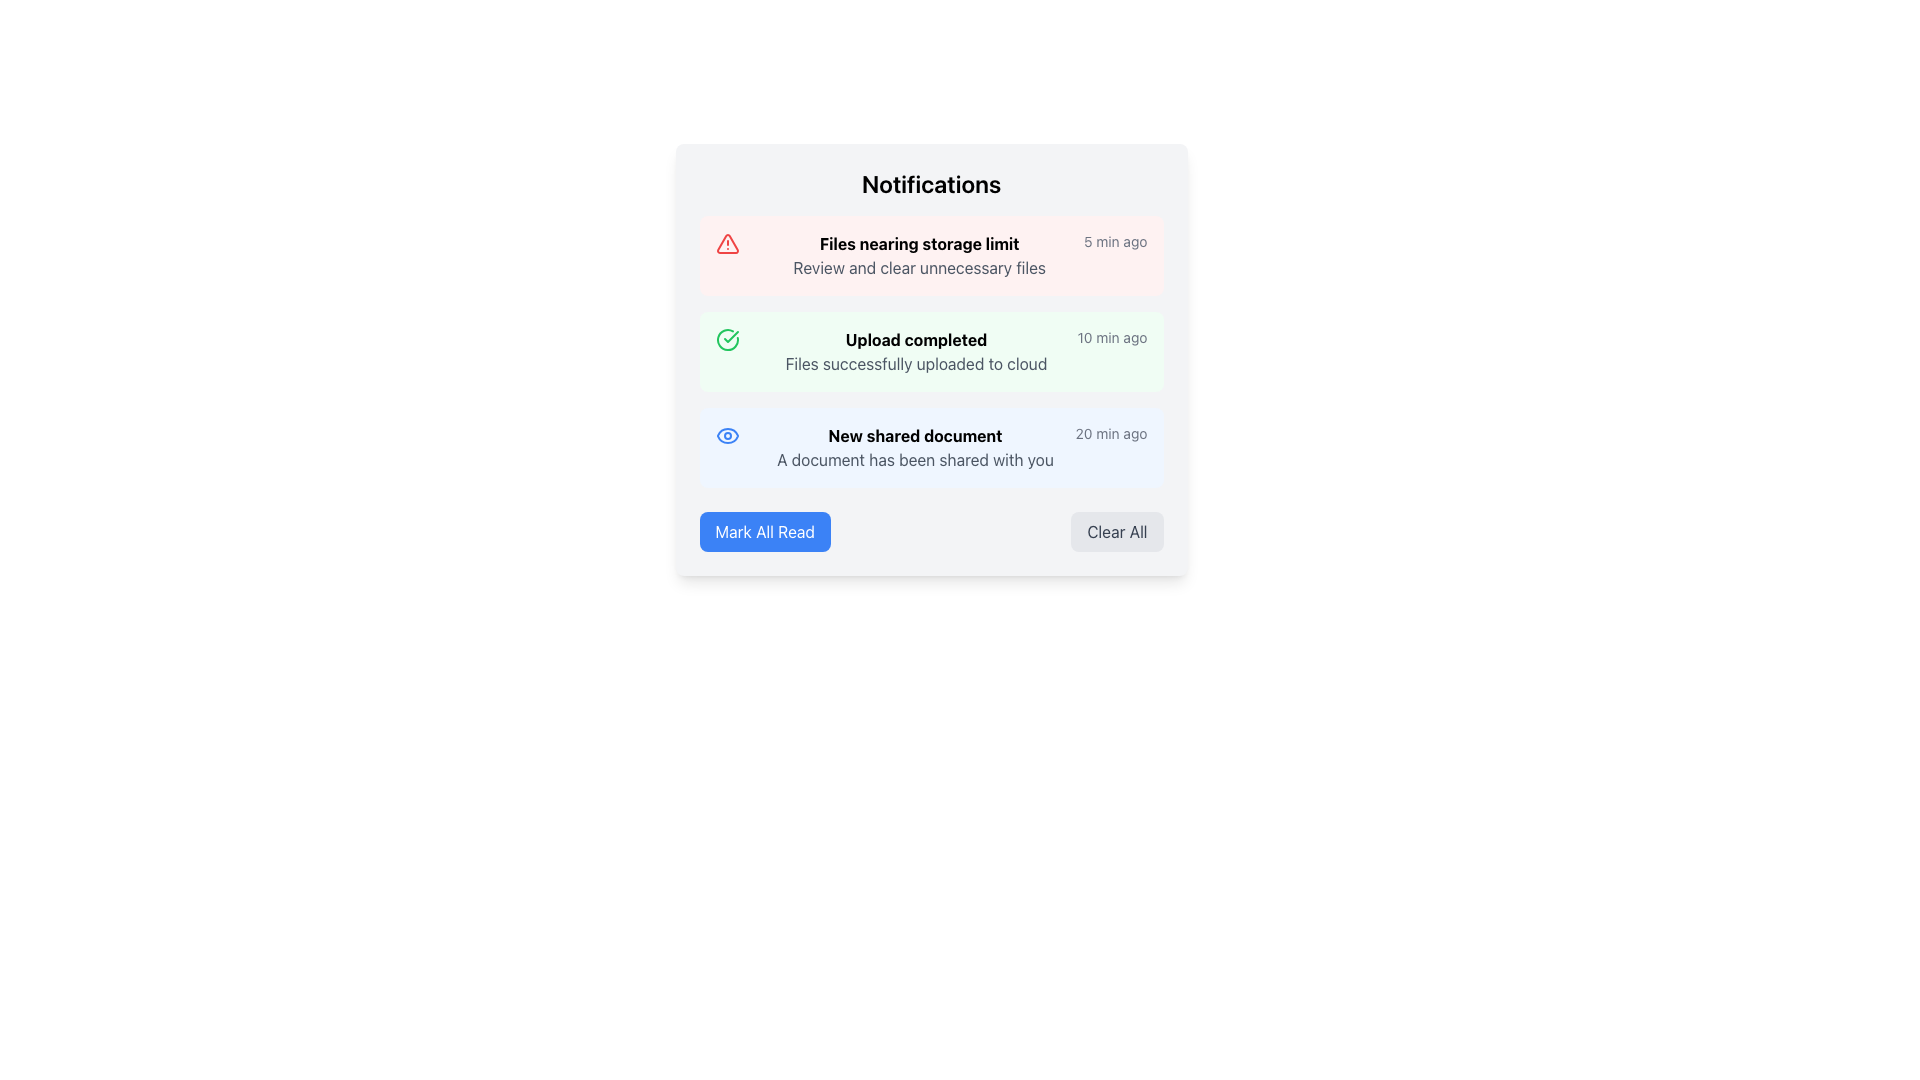 Image resolution: width=1920 pixels, height=1080 pixels. What do you see at coordinates (918, 242) in the screenshot?
I see `the bolded text label 'Files nearing storage limit' located in the warning notification bar, which is styled in black font and positioned at the upper part of a two-line text block` at bounding box center [918, 242].